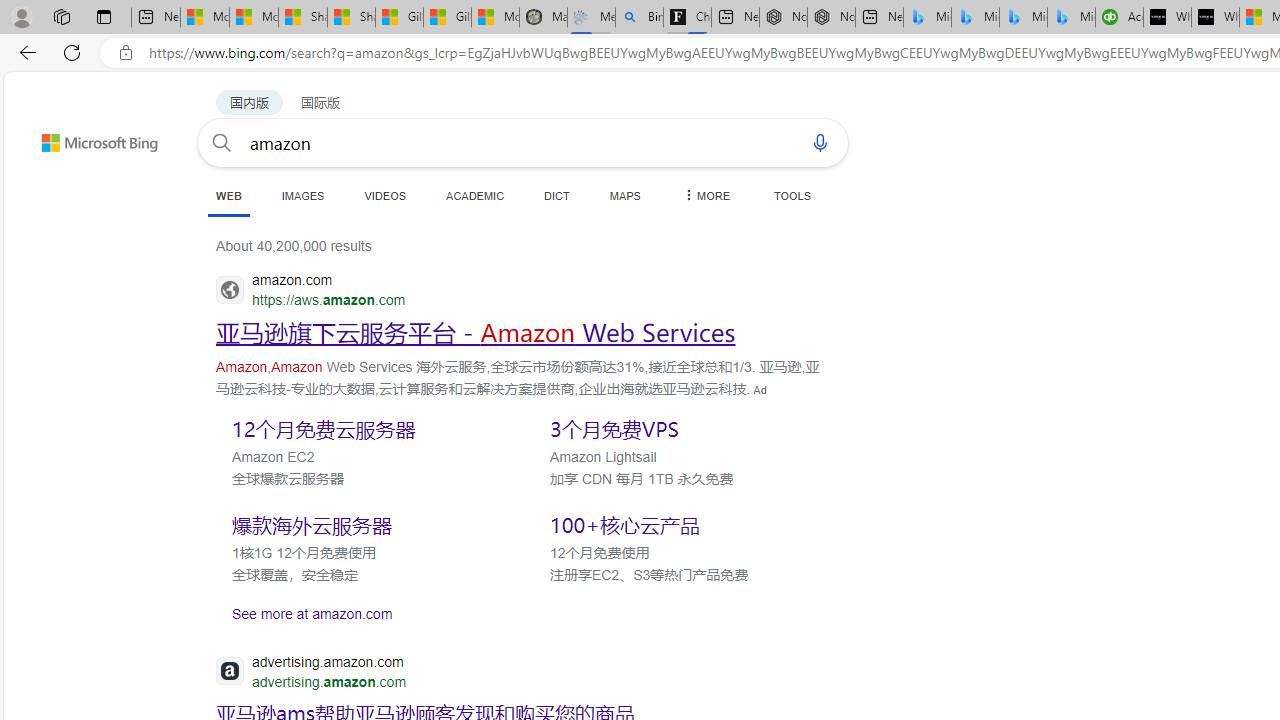 This screenshot has width=1280, height=720. Describe the element at coordinates (820, 141) in the screenshot. I see `'Search using voice'` at that location.